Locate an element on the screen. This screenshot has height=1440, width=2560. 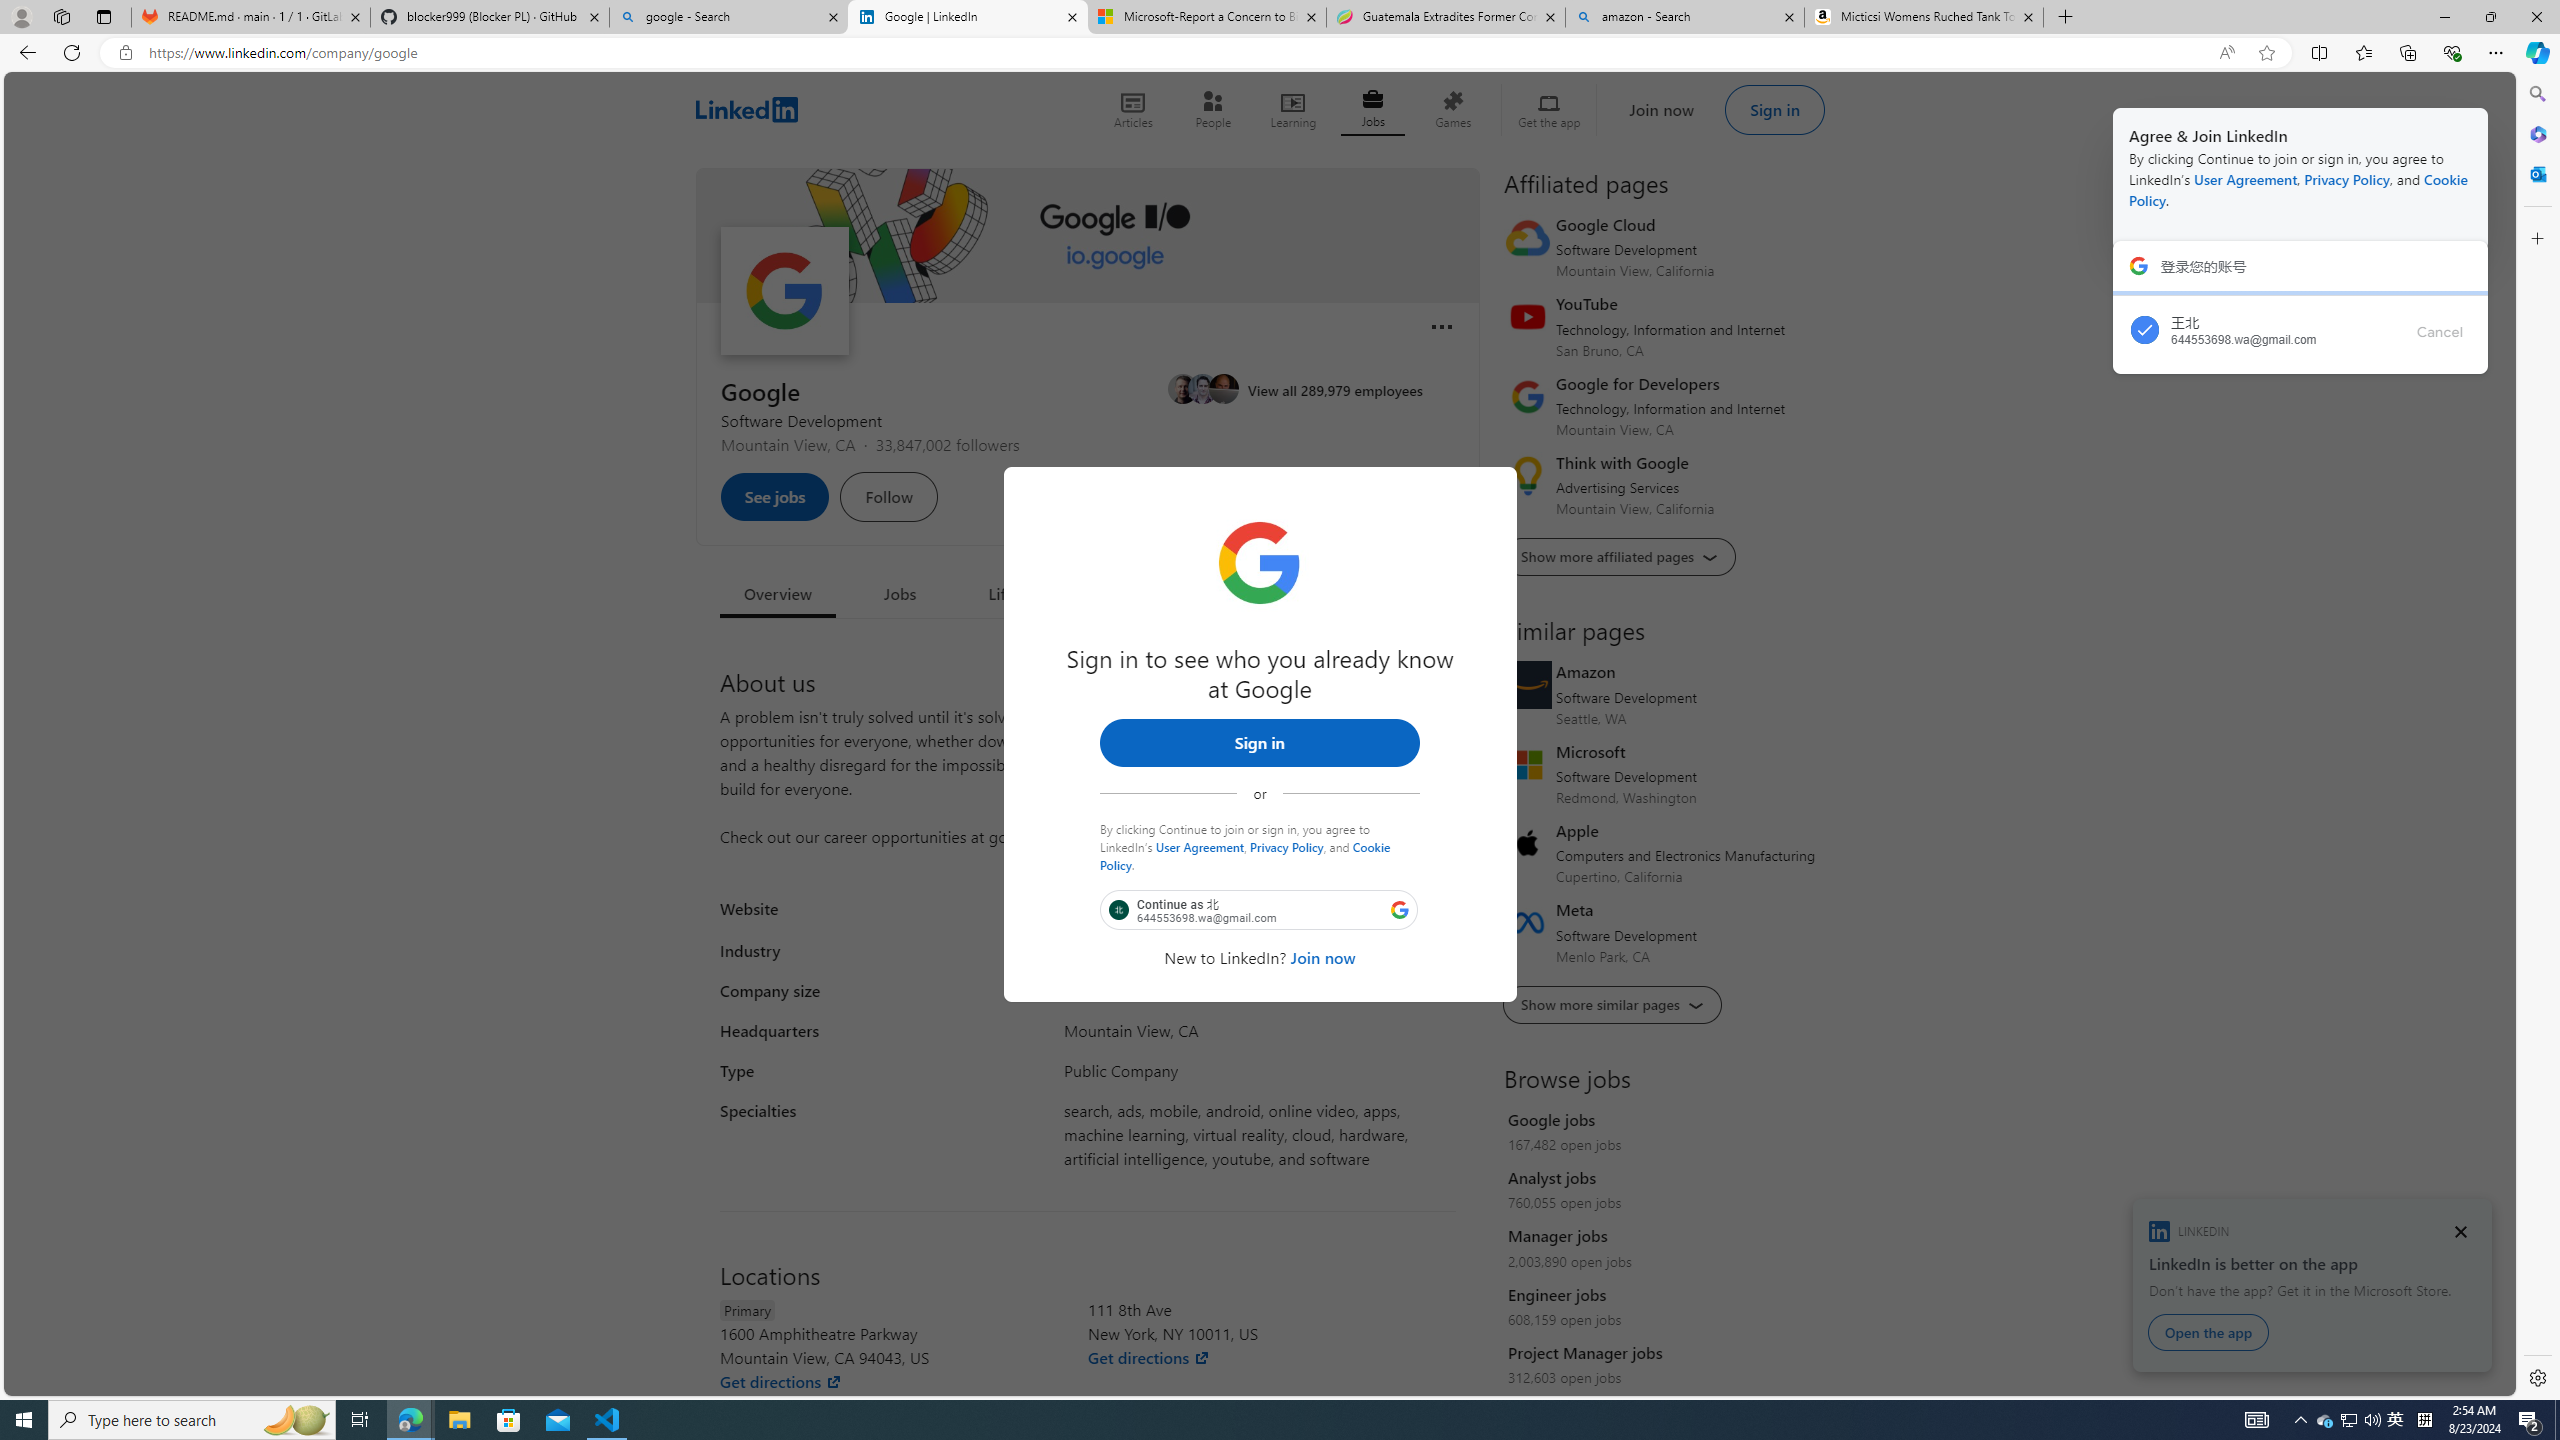
'amazon - Search' is located at coordinates (1683, 16).